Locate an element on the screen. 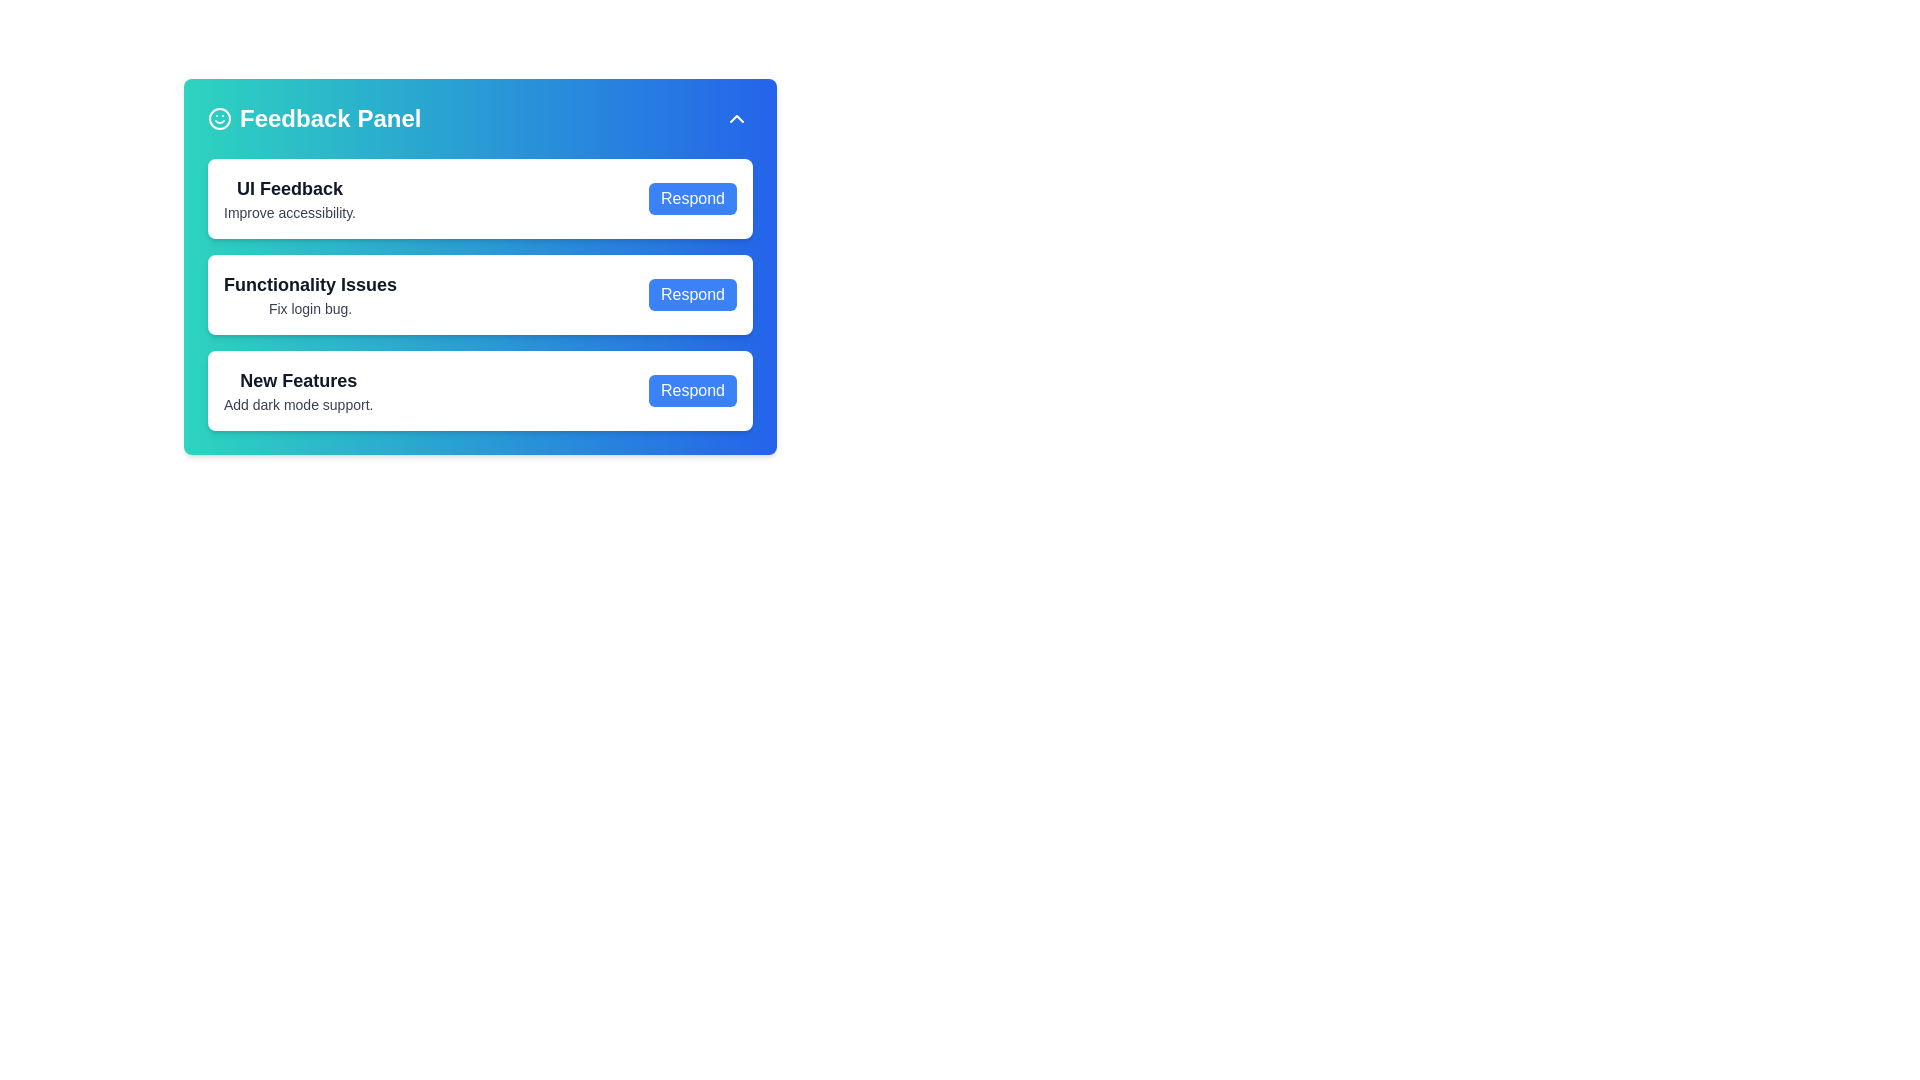 This screenshot has height=1080, width=1920. static text label that displays 'Fix login bug.' located directly underneath the heading 'Functionality Issues.' is located at coordinates (309, 308).